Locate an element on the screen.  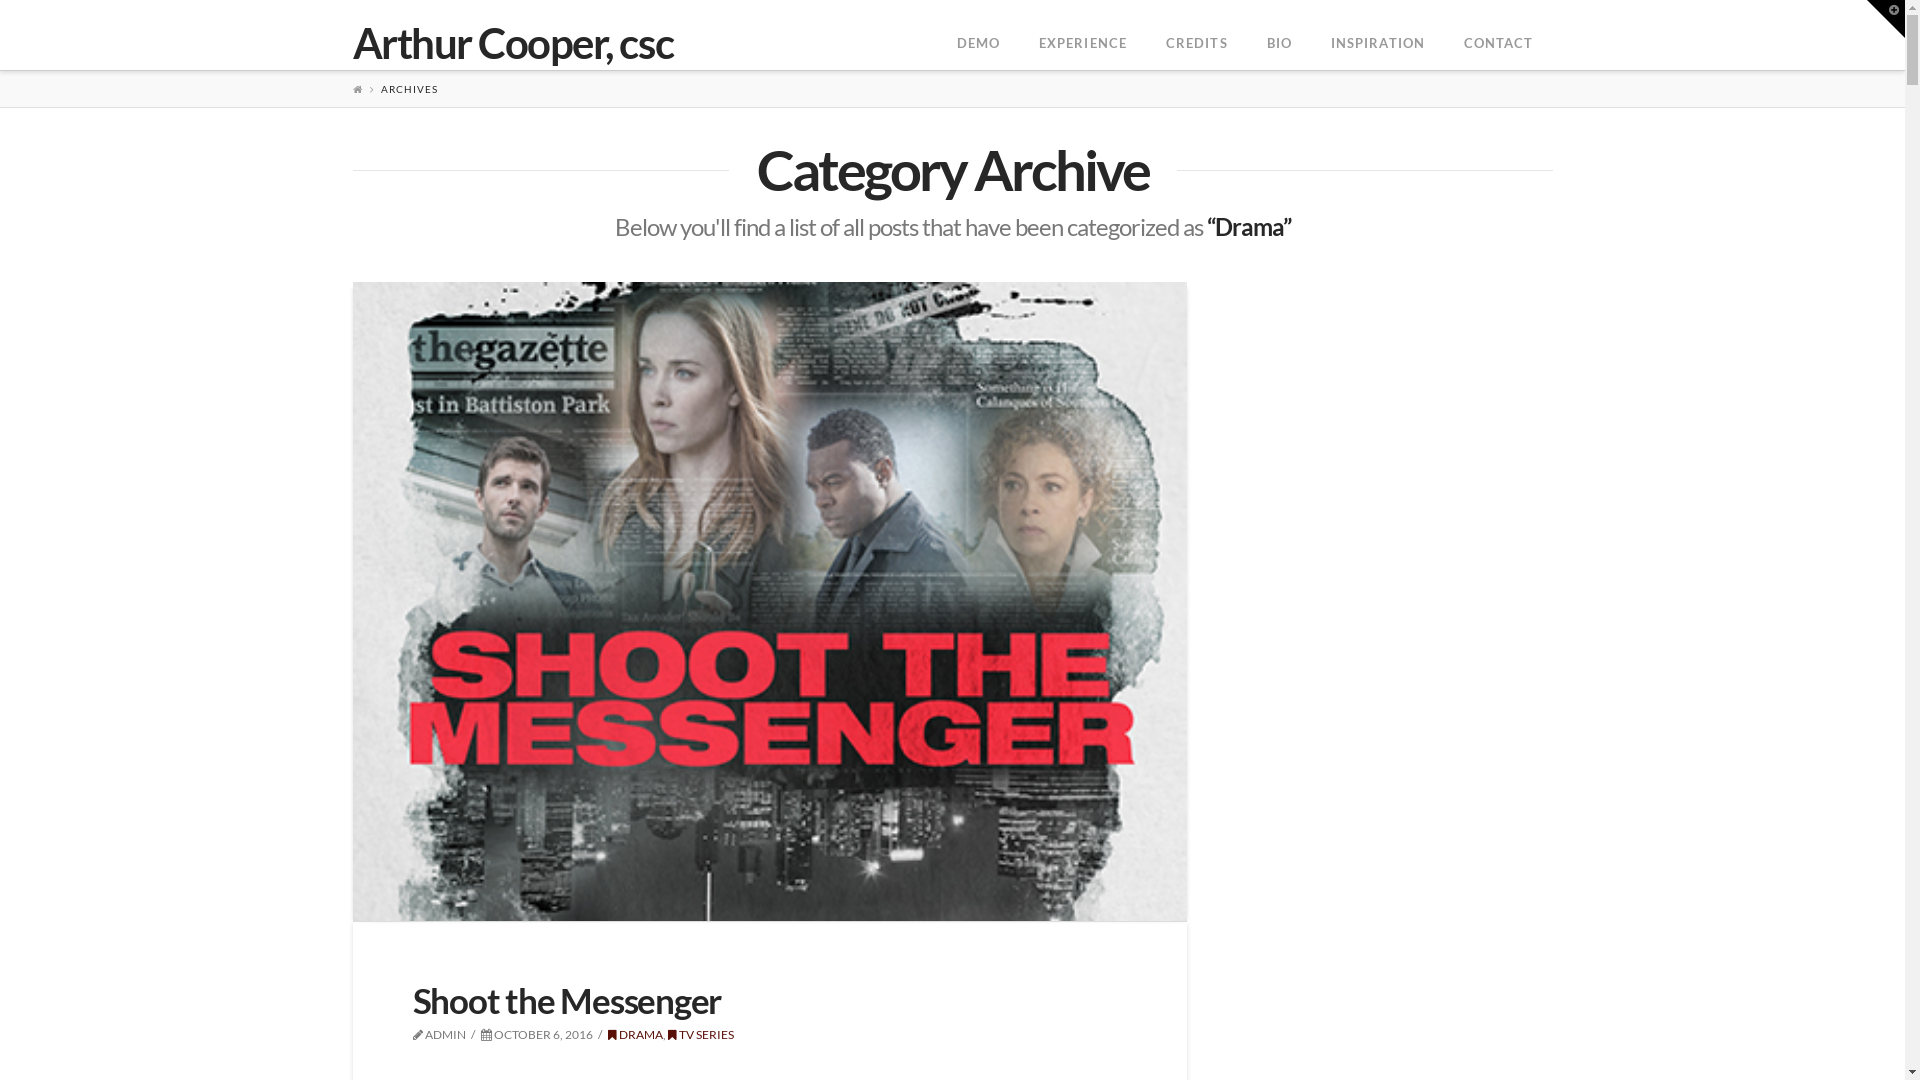
'DEMO' is located at coordinates (935, 34).